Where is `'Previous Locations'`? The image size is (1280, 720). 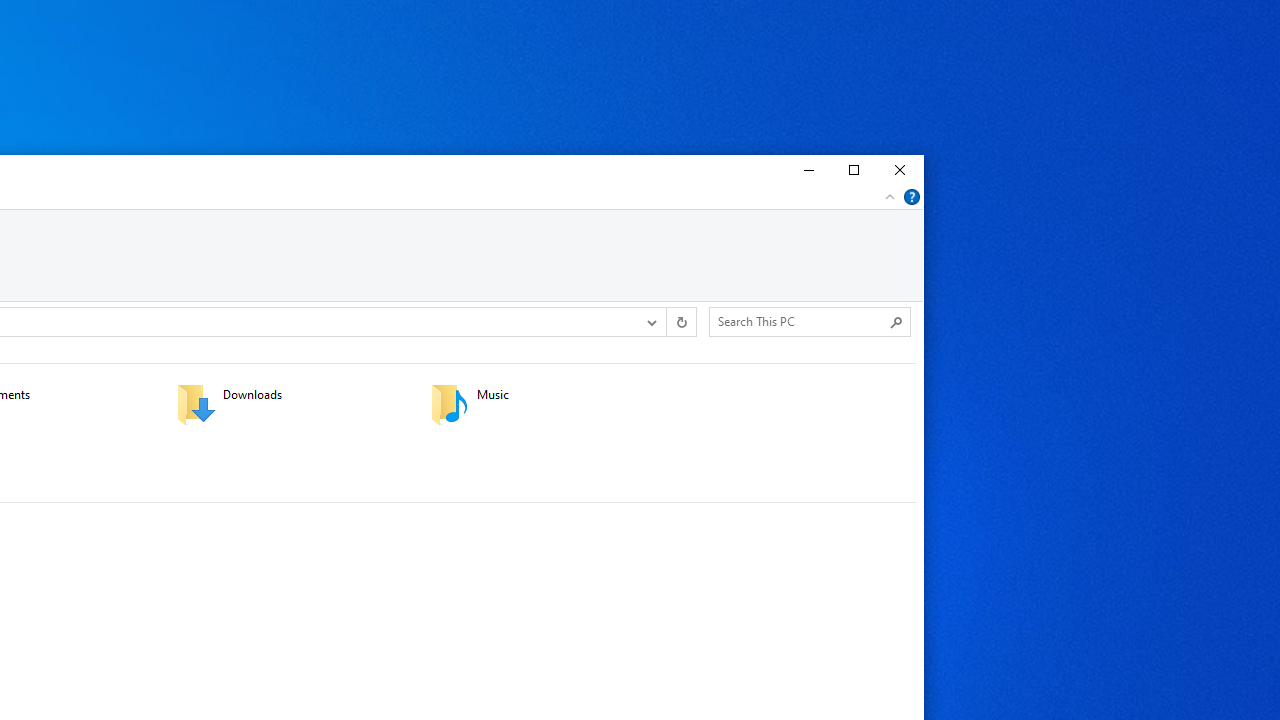 'Previous Locations' is located at coordinates (650, 320).